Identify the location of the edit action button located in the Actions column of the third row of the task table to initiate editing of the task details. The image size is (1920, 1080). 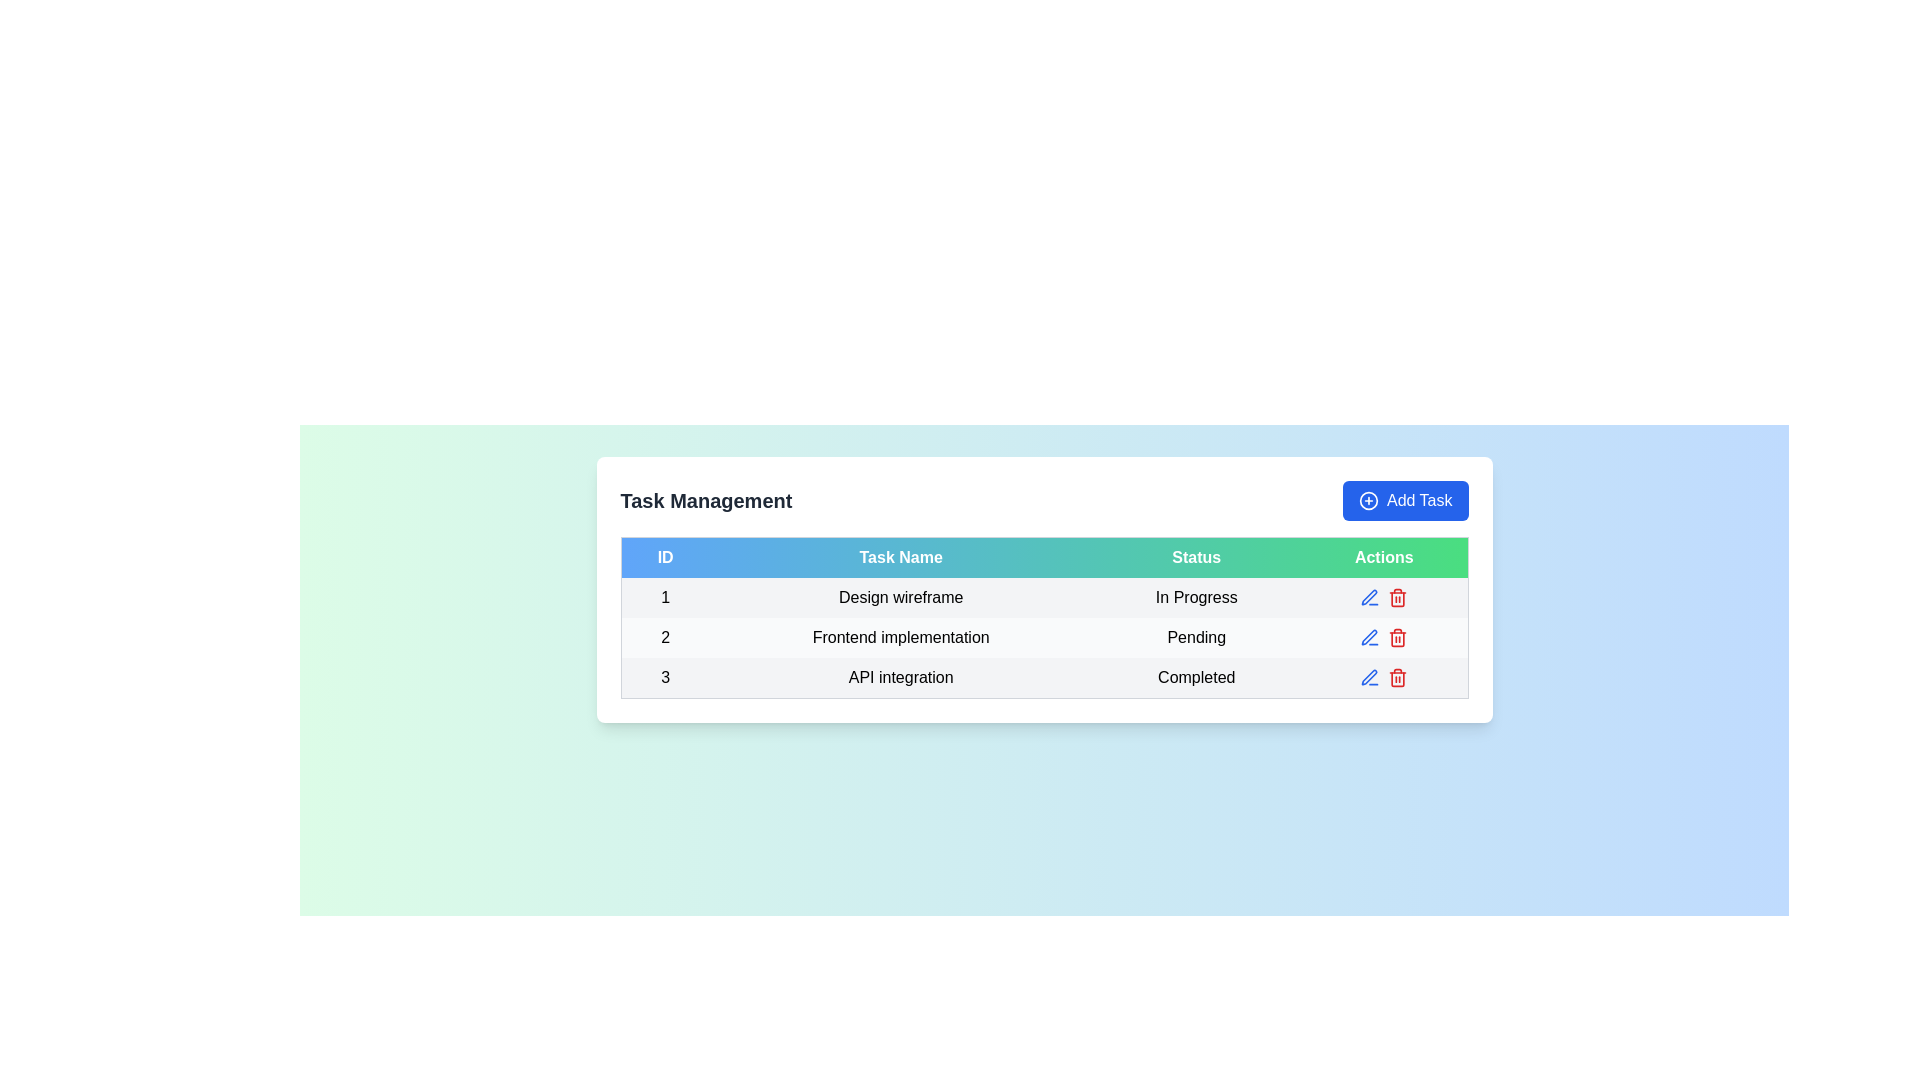
(1367, 676).